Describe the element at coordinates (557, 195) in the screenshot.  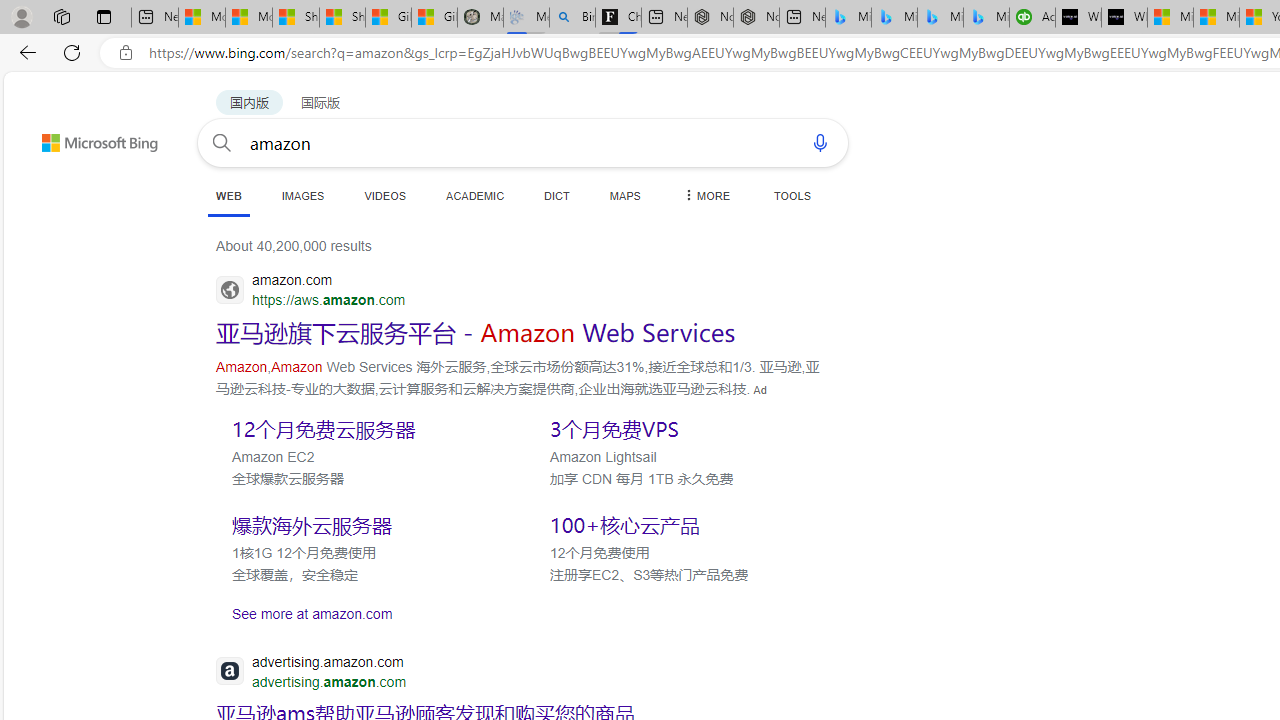
I see `'DICT'` at that location.